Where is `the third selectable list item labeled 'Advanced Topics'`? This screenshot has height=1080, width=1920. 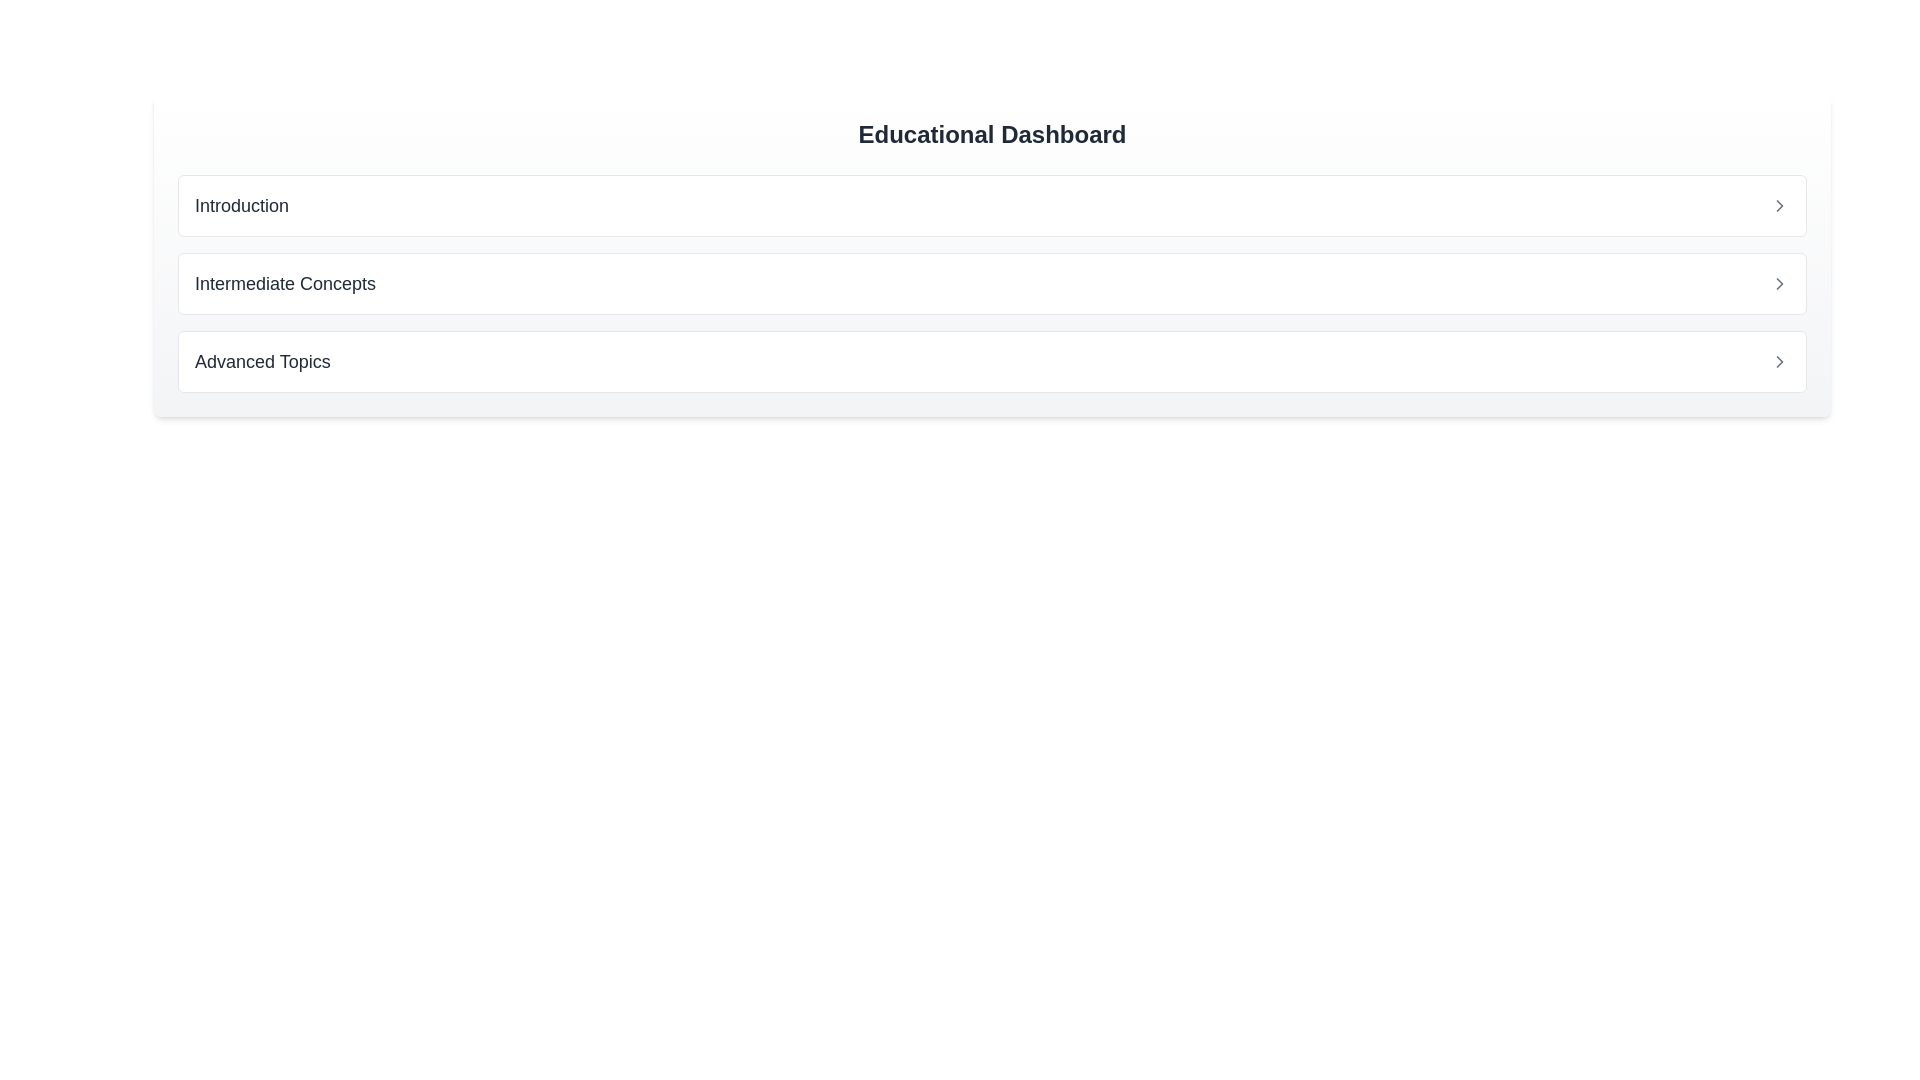 the third selectable list item labeled 'Advanced Topics' is located at coordinates (992, 362).